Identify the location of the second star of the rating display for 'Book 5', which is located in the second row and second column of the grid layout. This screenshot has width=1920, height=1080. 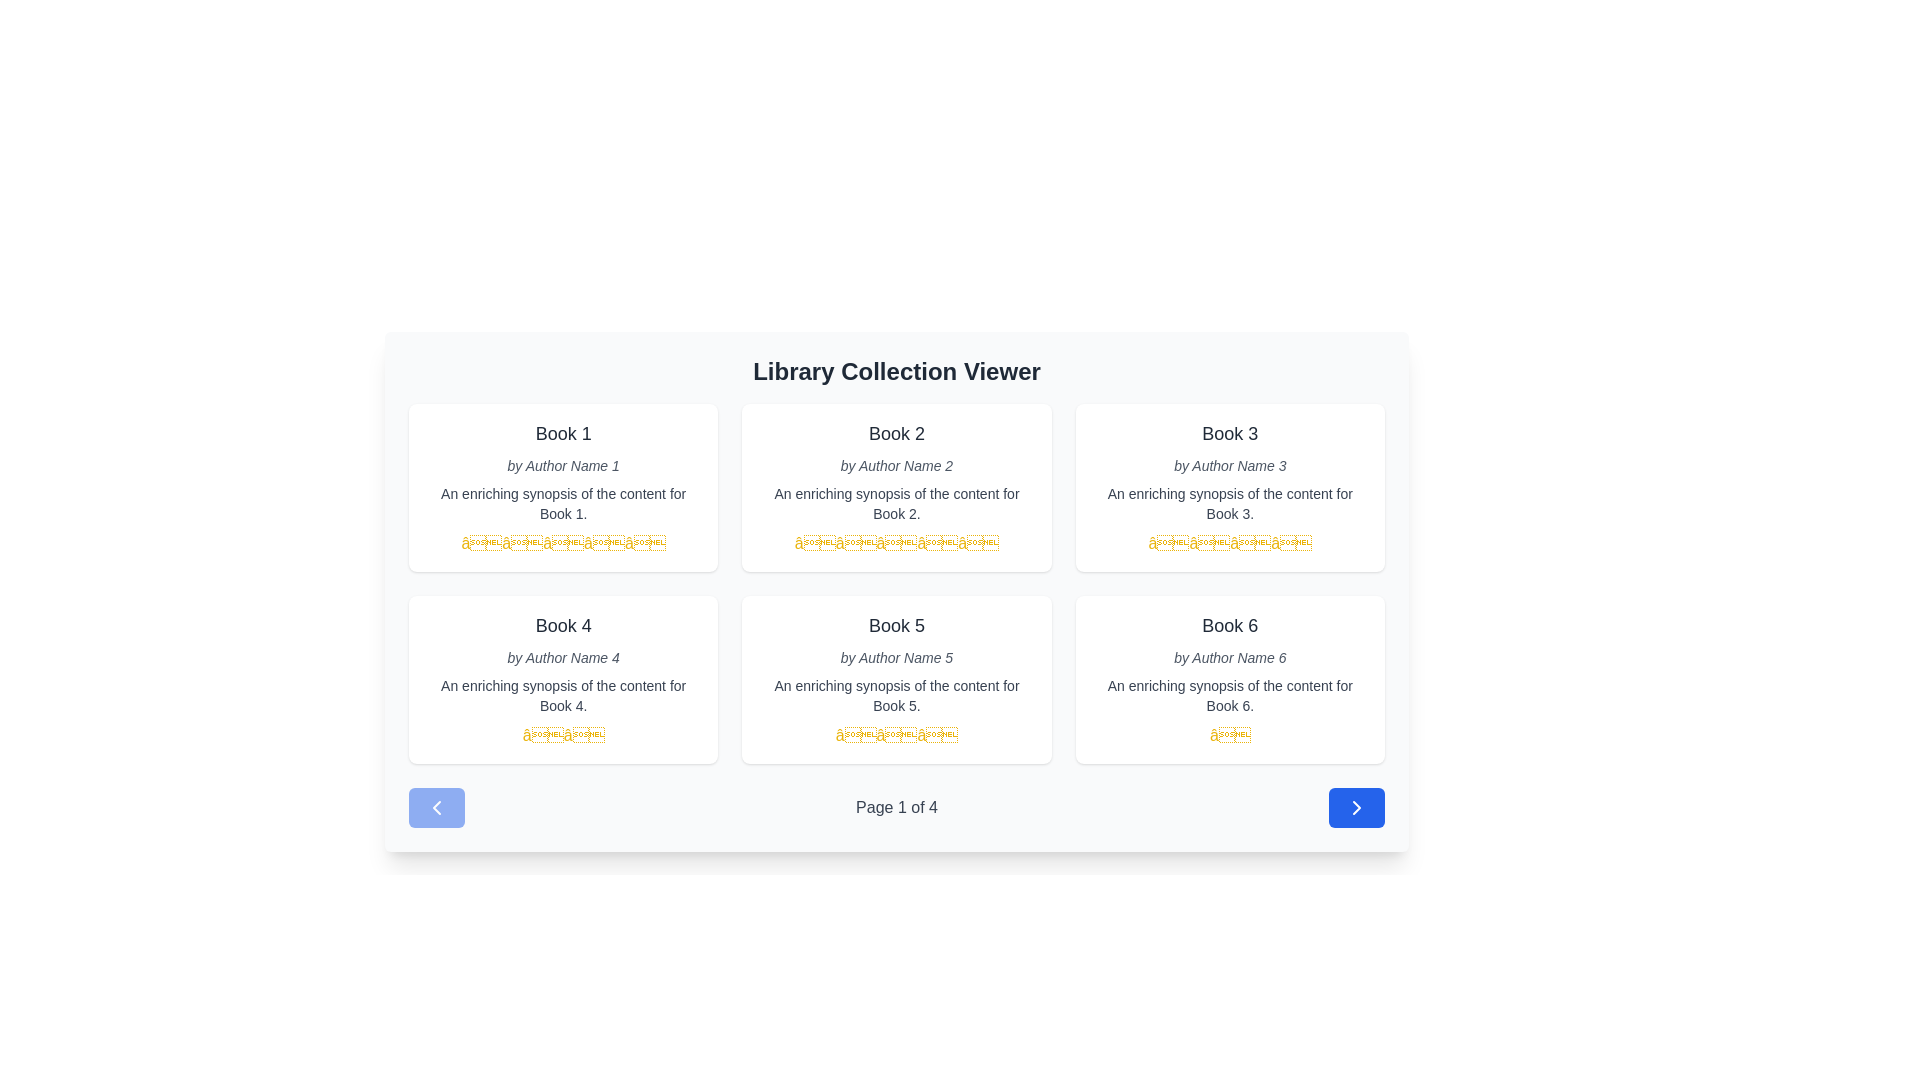
(896, 735).